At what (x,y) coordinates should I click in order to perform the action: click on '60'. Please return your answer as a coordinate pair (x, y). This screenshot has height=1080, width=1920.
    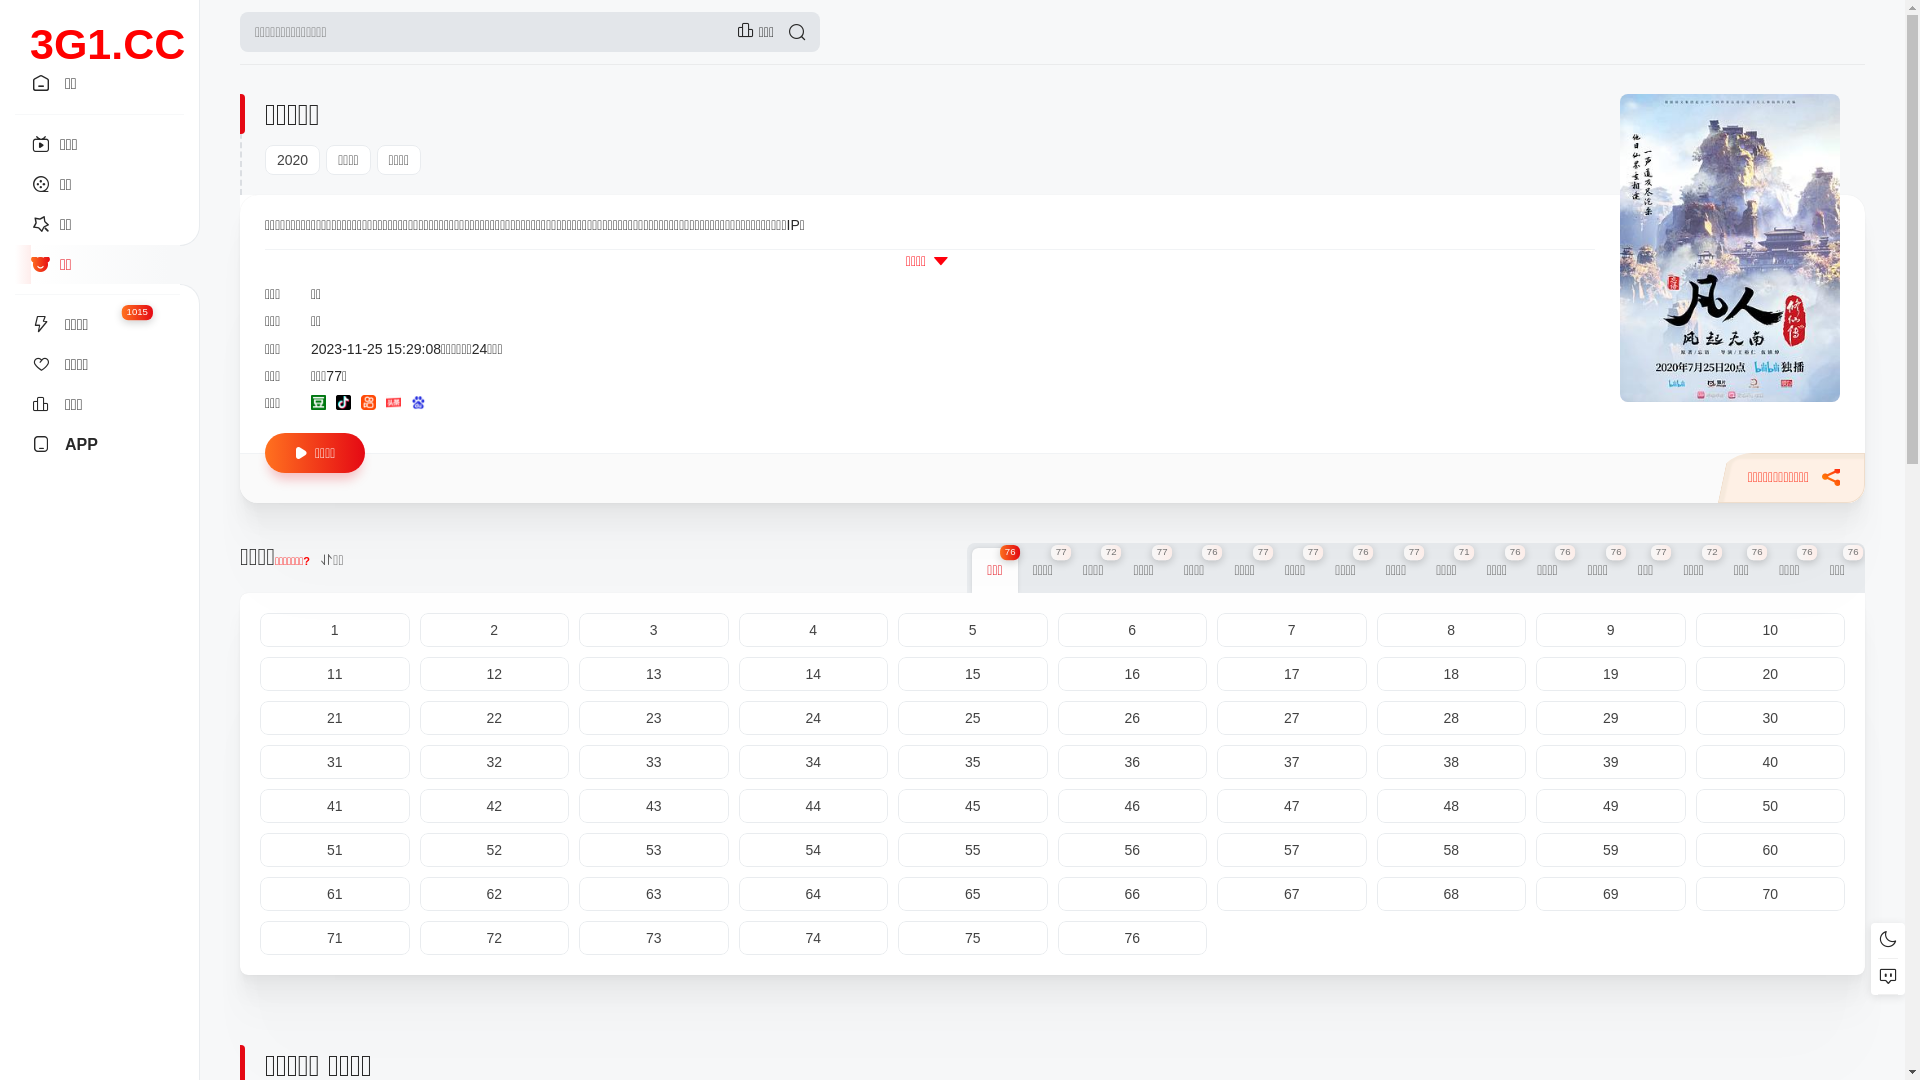
    Looking at the image, I should click on (1771, 849).